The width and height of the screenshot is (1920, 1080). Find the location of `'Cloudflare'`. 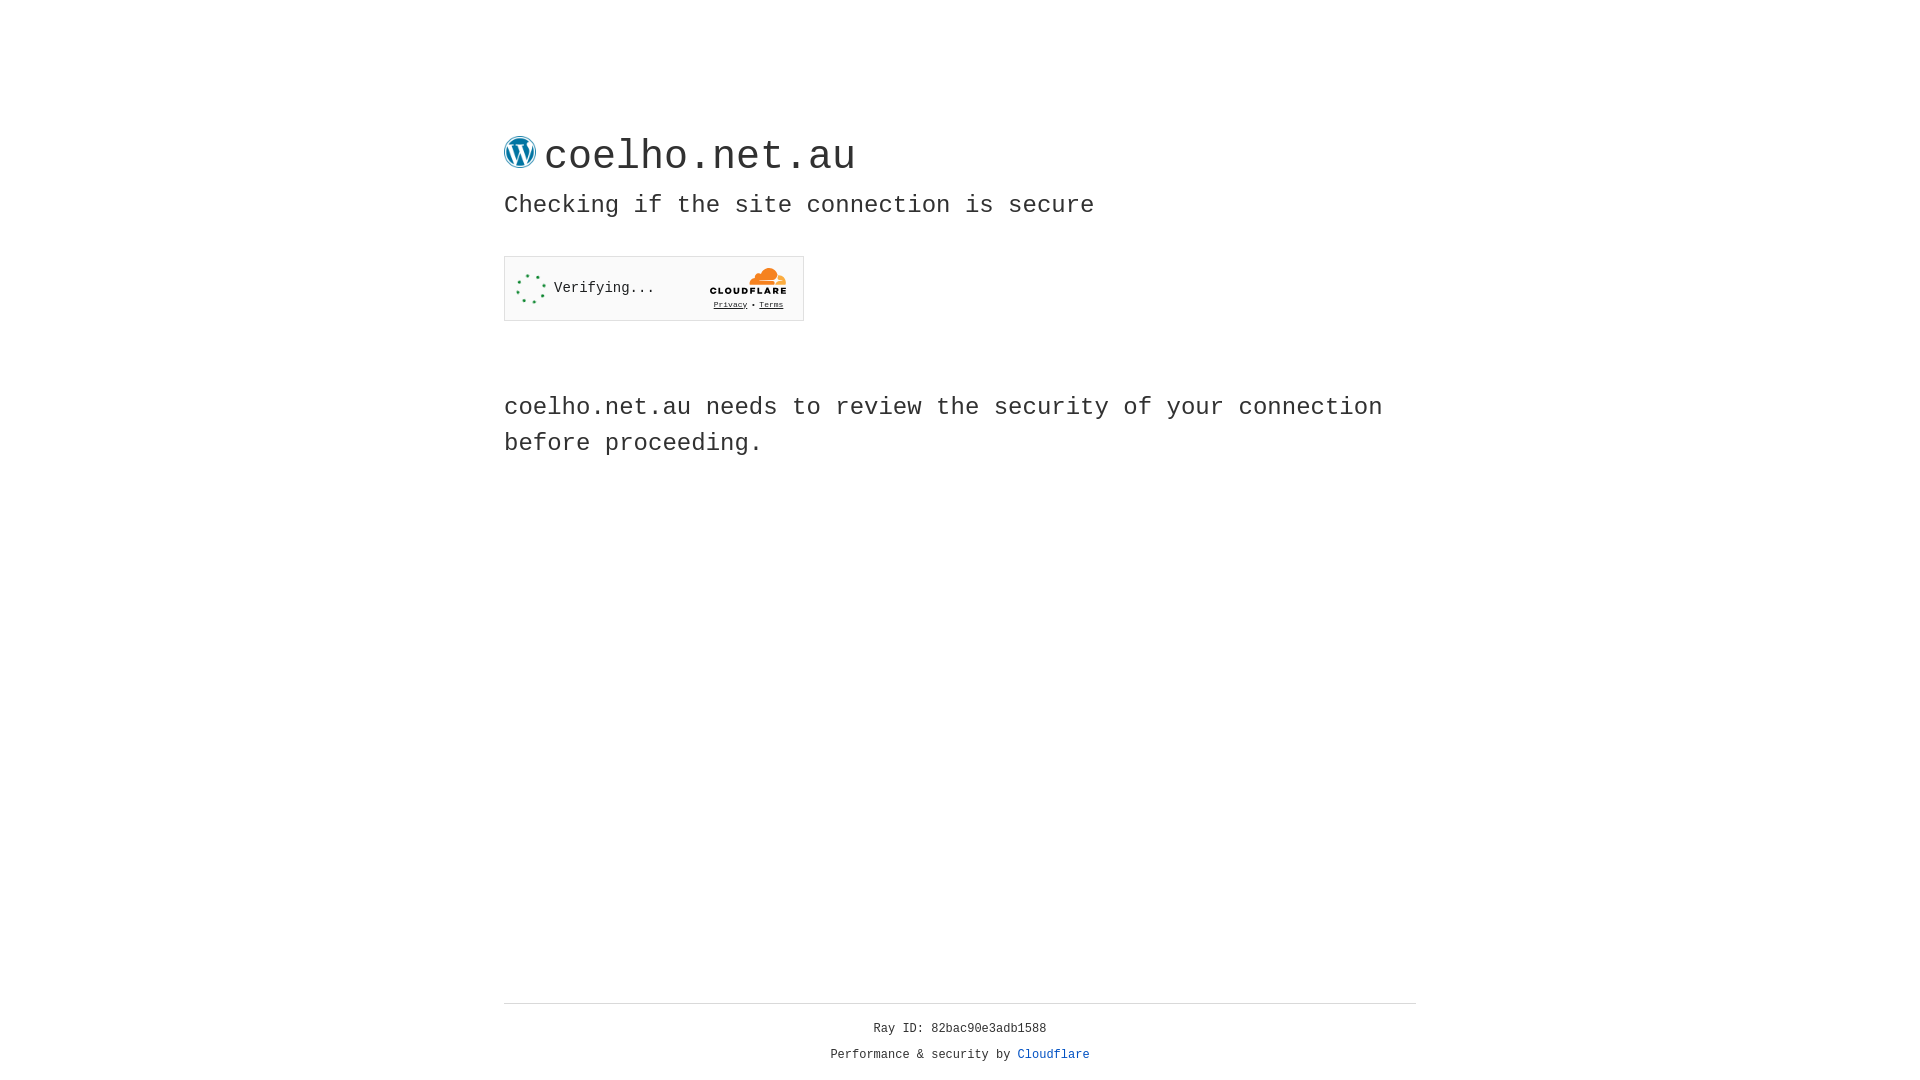

'Cloudflare' is located at coordinates (1053, 1054).